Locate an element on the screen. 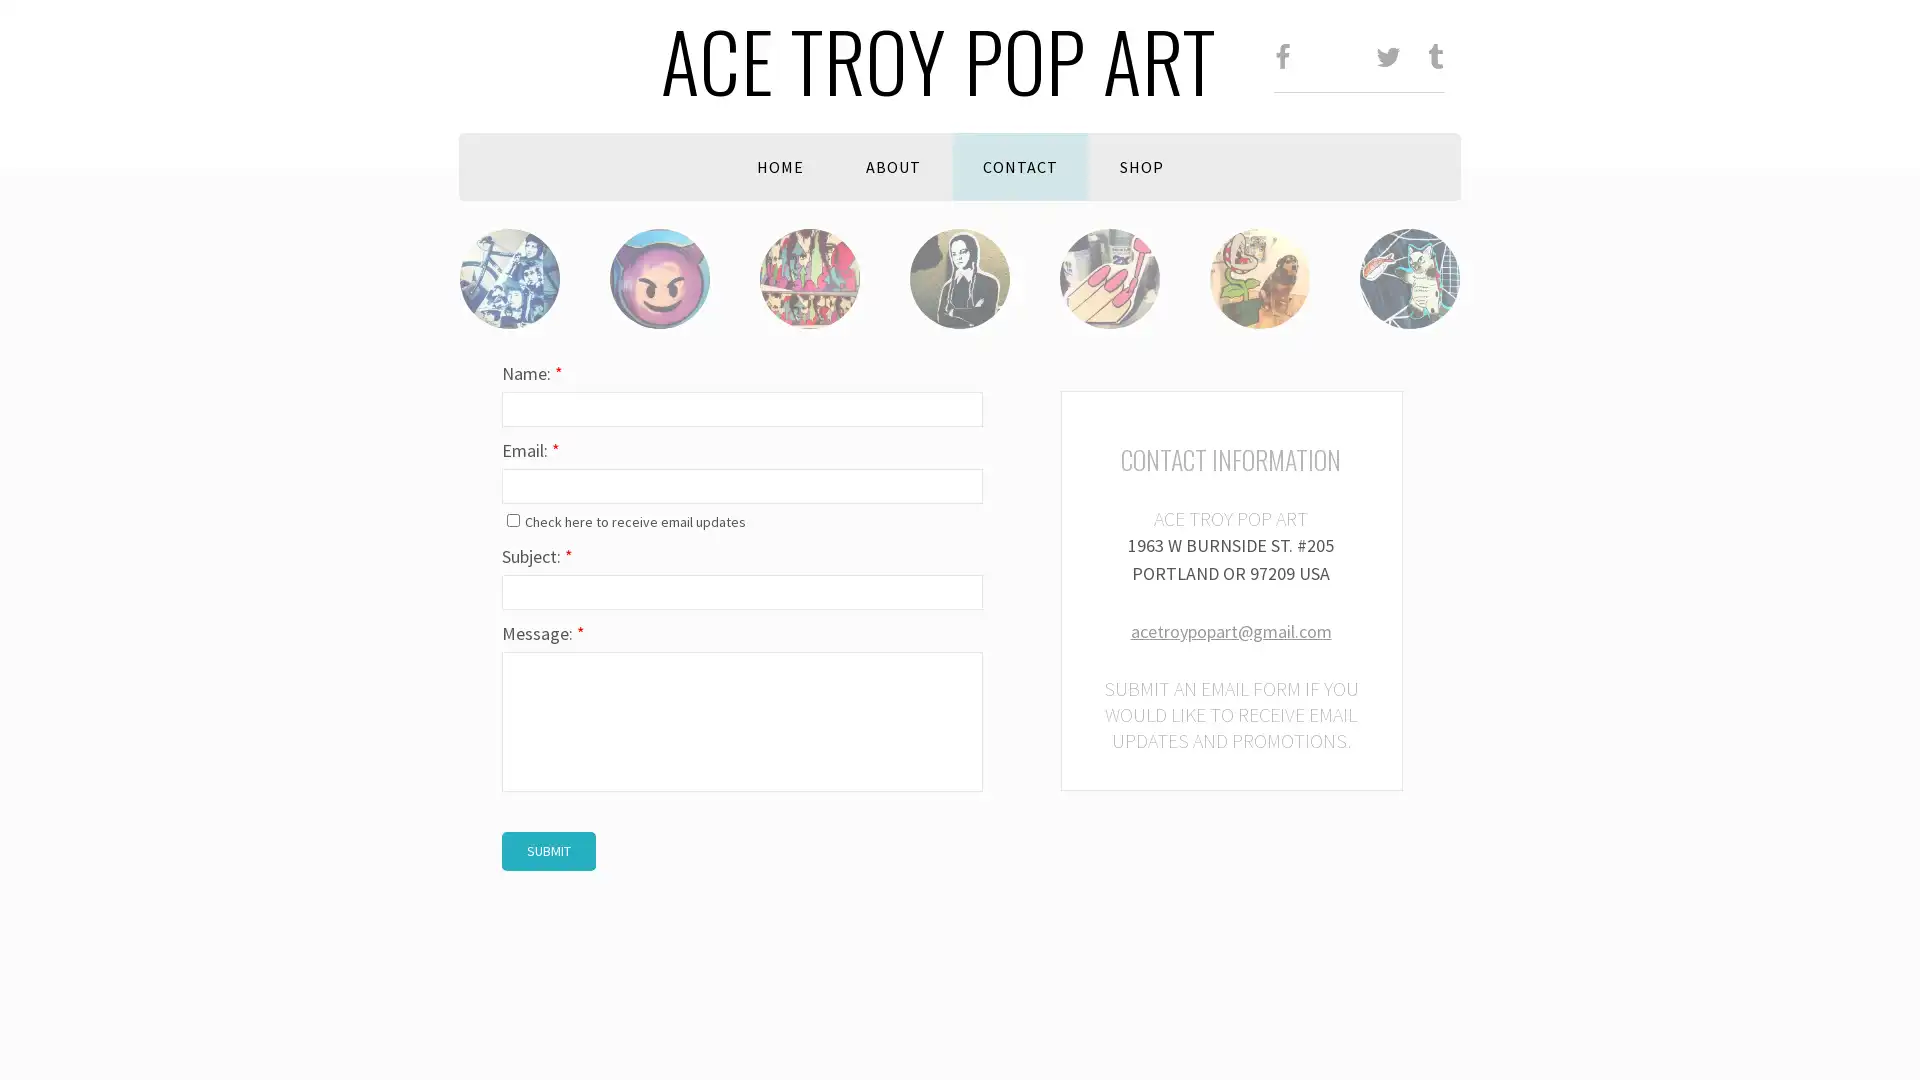 This screenshot has height=1080, width=1920. Submit is located at coordinates (548, 851).